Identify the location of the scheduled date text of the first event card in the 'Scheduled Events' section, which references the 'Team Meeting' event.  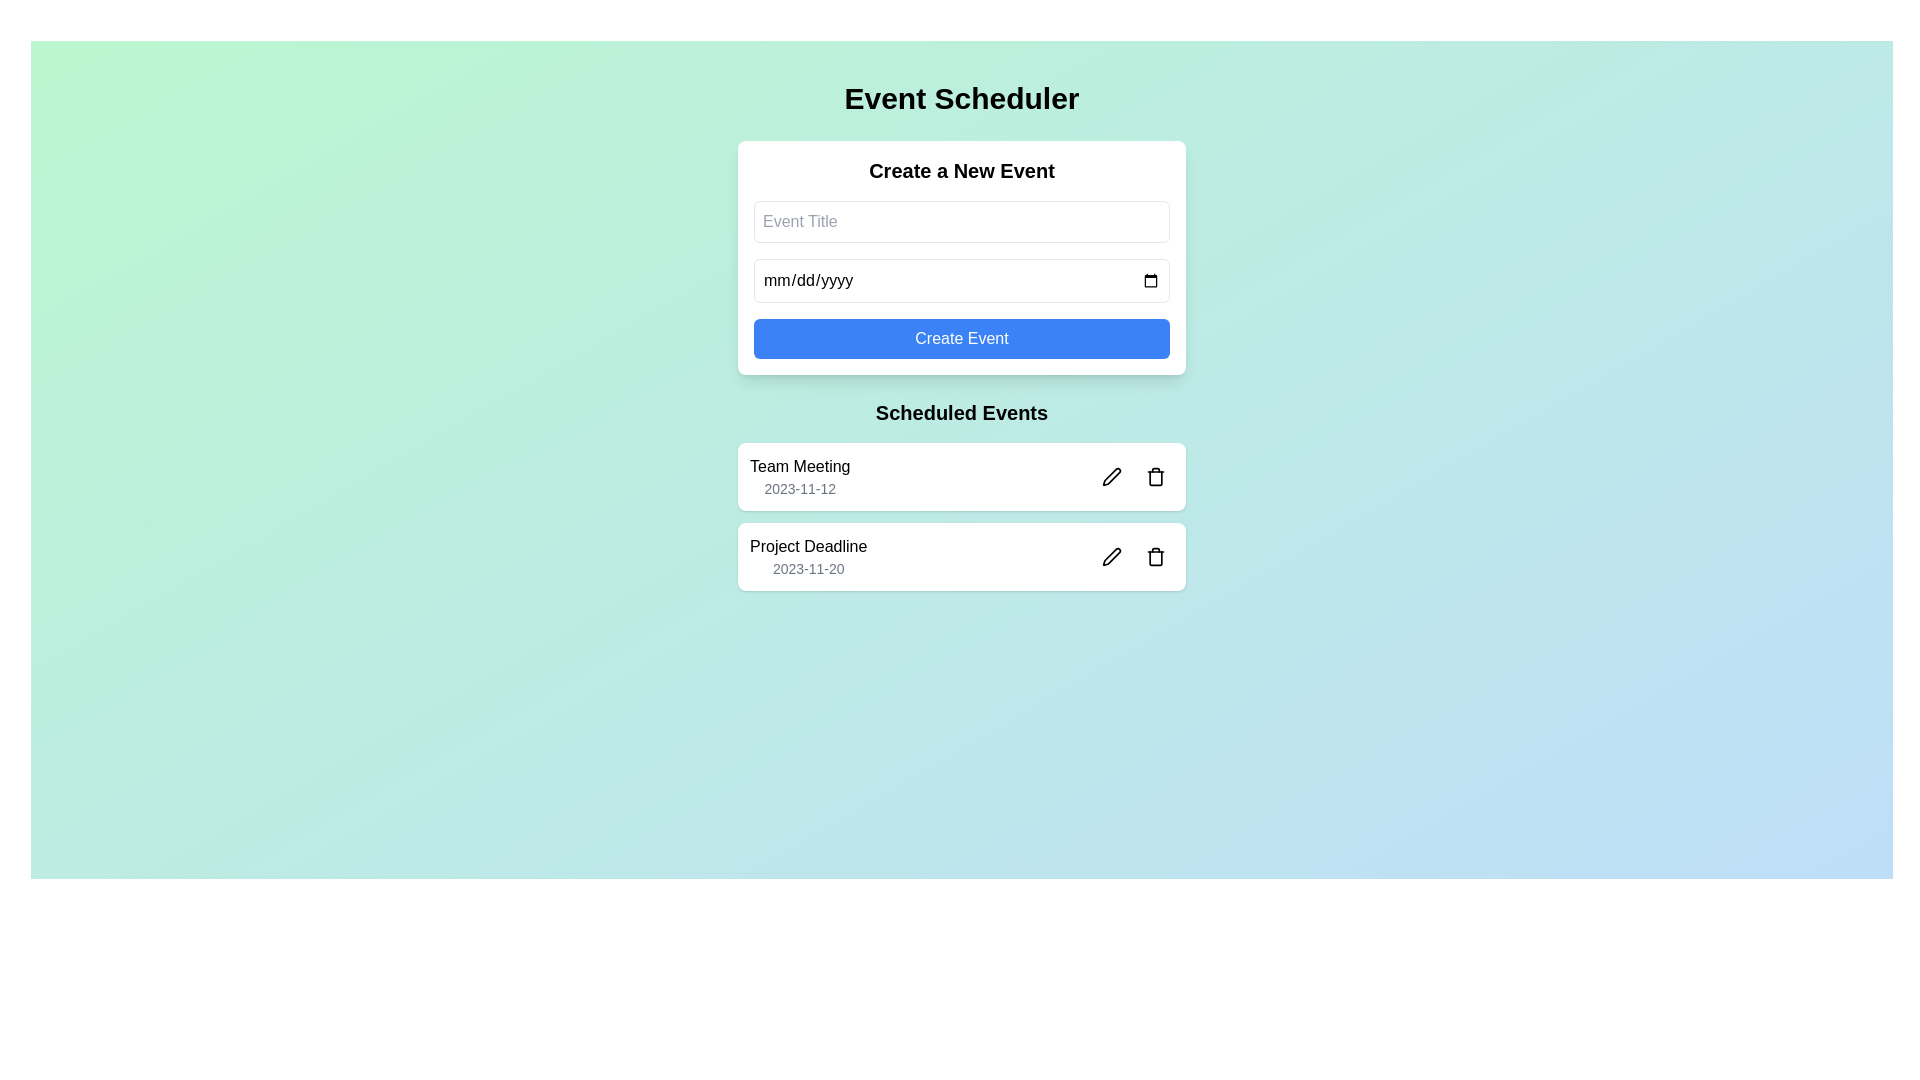
(800, 489).